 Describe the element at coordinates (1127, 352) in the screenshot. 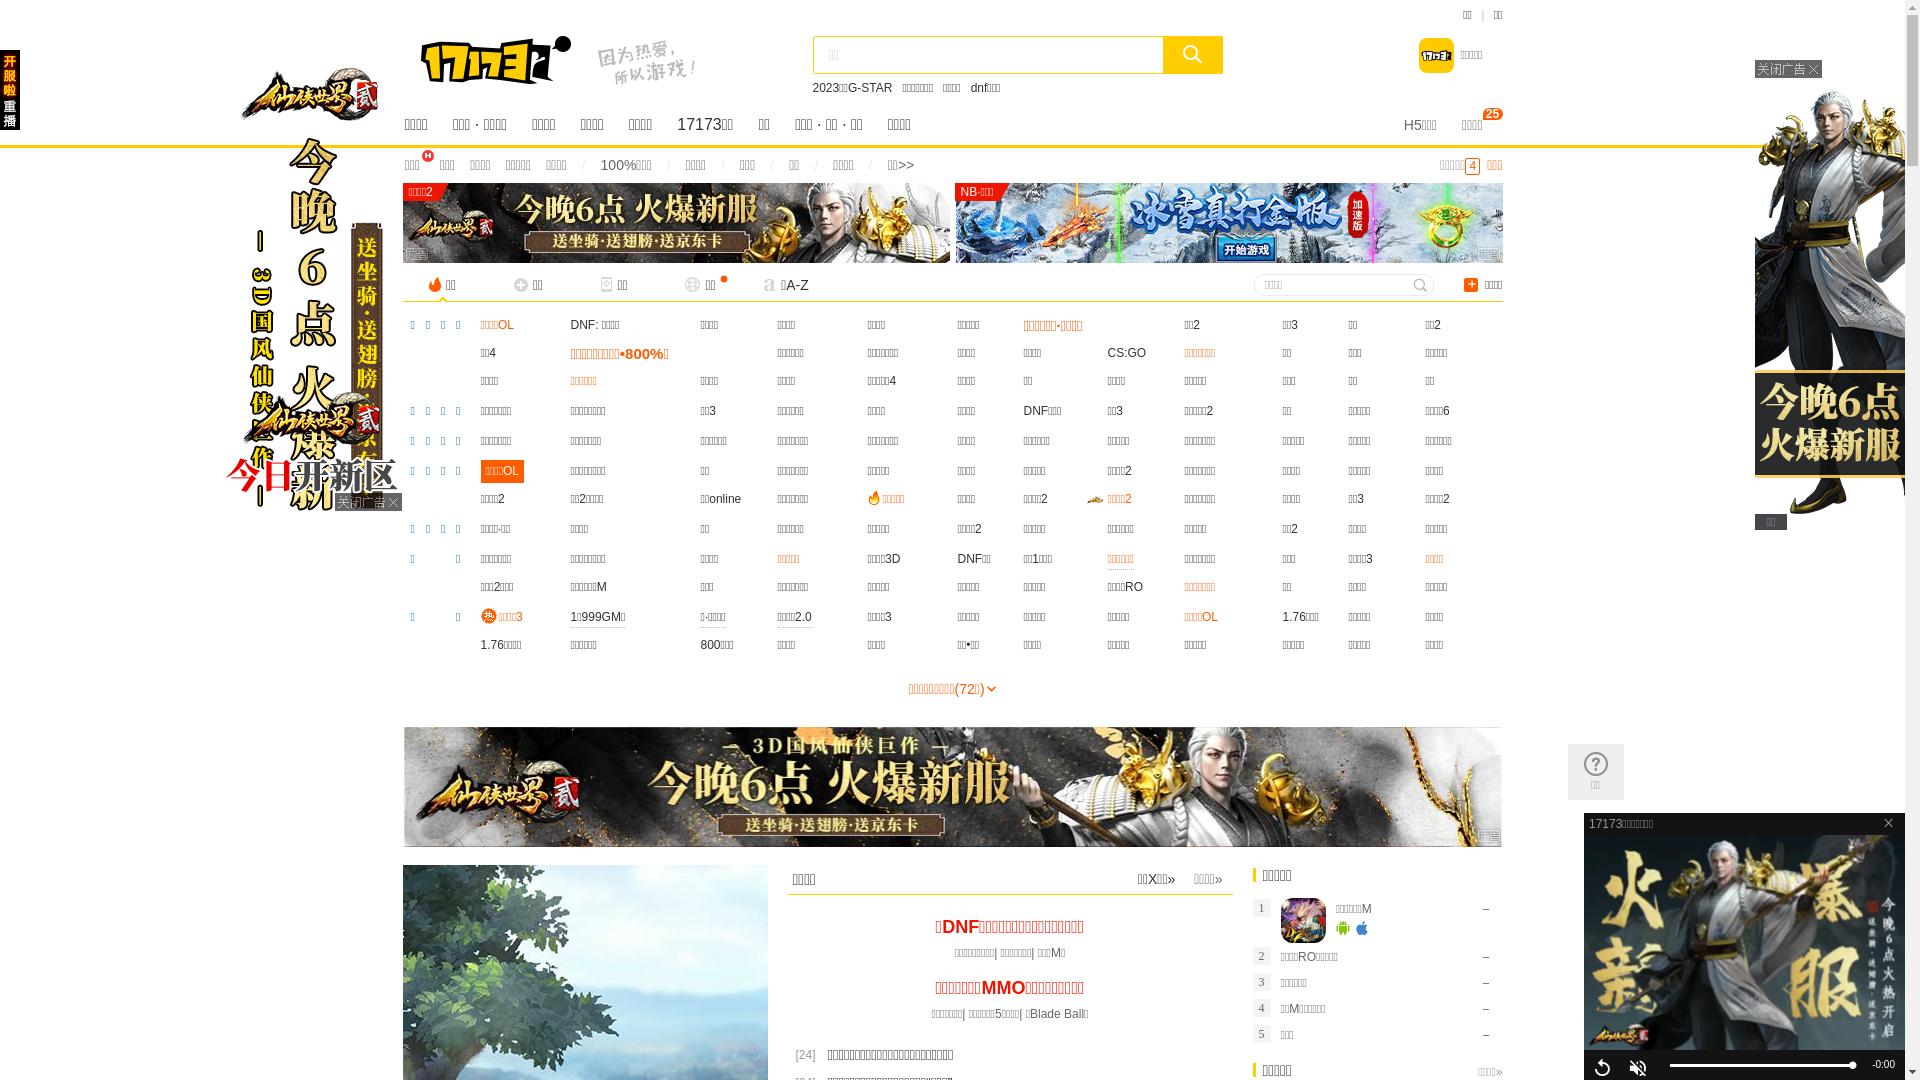

I see `'CS:GO'` at that location.